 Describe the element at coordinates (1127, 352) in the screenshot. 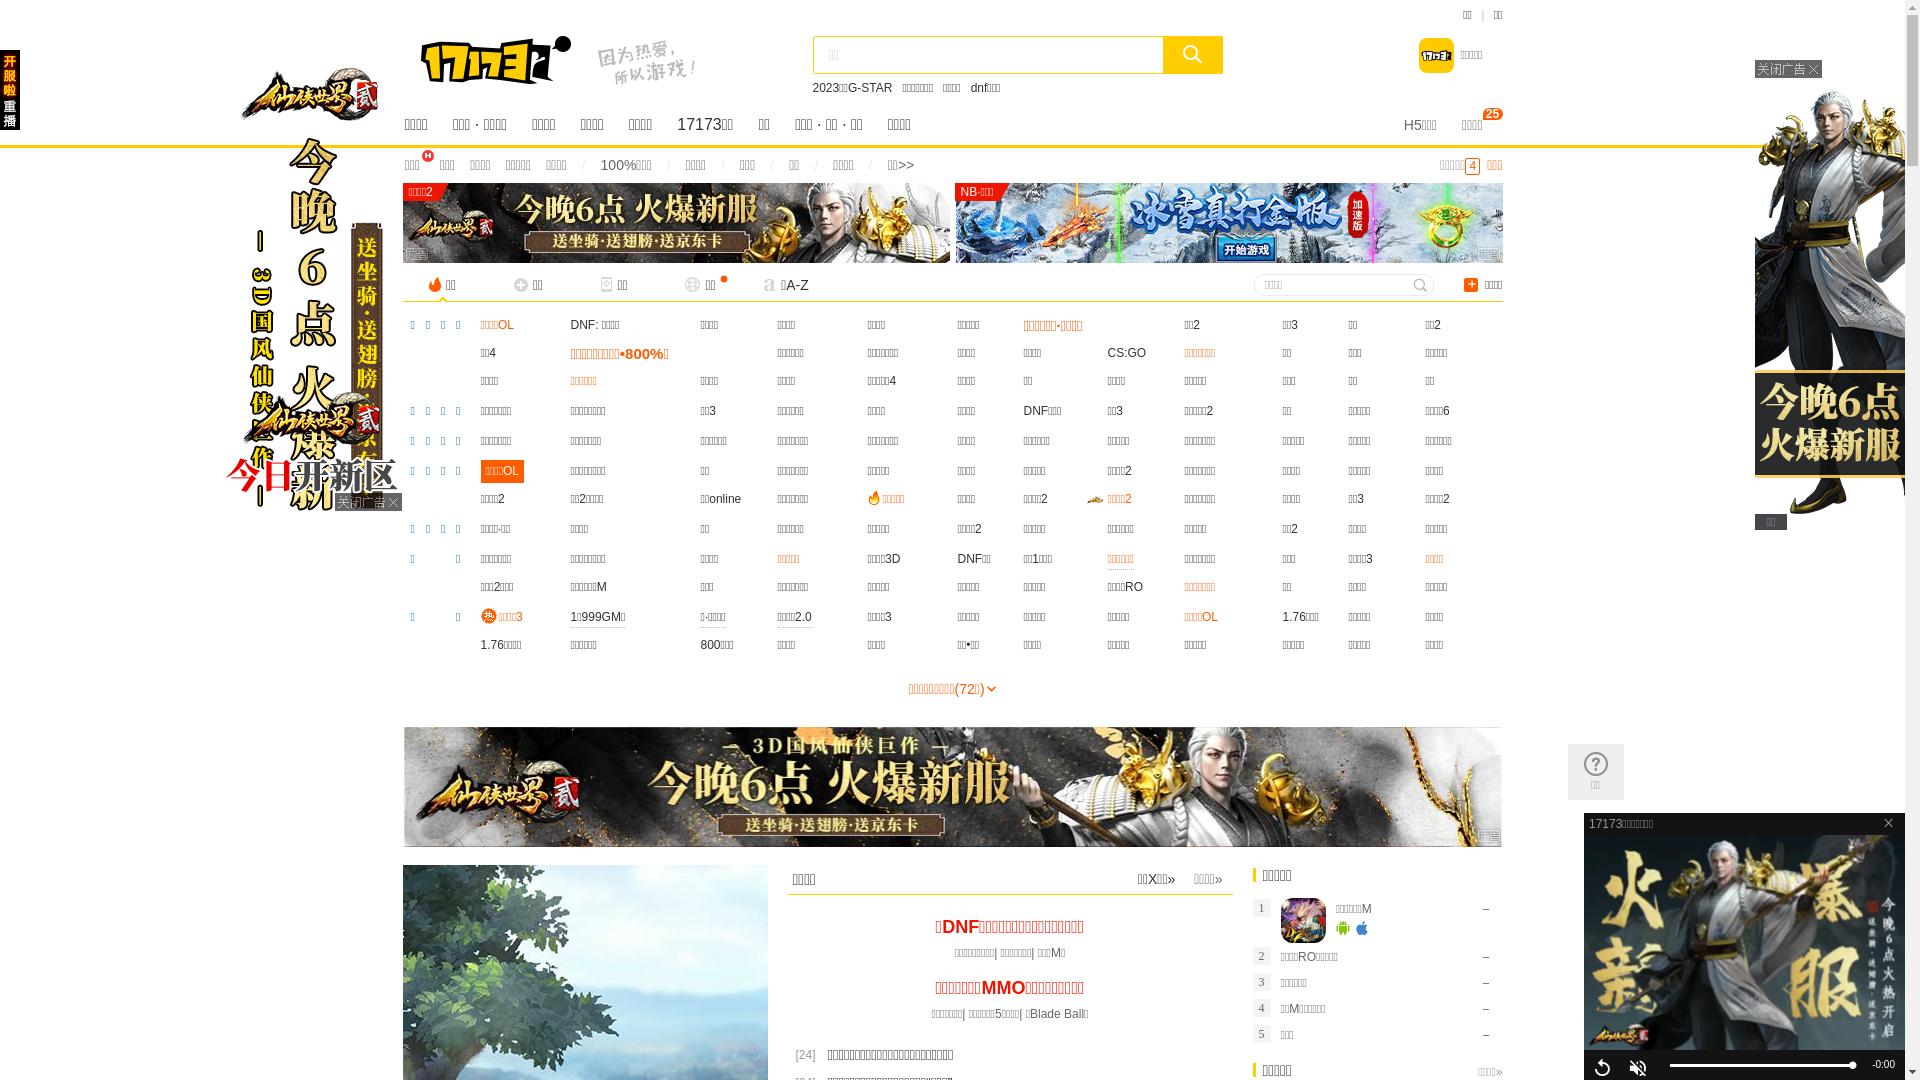

I see `'CS:GO'` at that location.